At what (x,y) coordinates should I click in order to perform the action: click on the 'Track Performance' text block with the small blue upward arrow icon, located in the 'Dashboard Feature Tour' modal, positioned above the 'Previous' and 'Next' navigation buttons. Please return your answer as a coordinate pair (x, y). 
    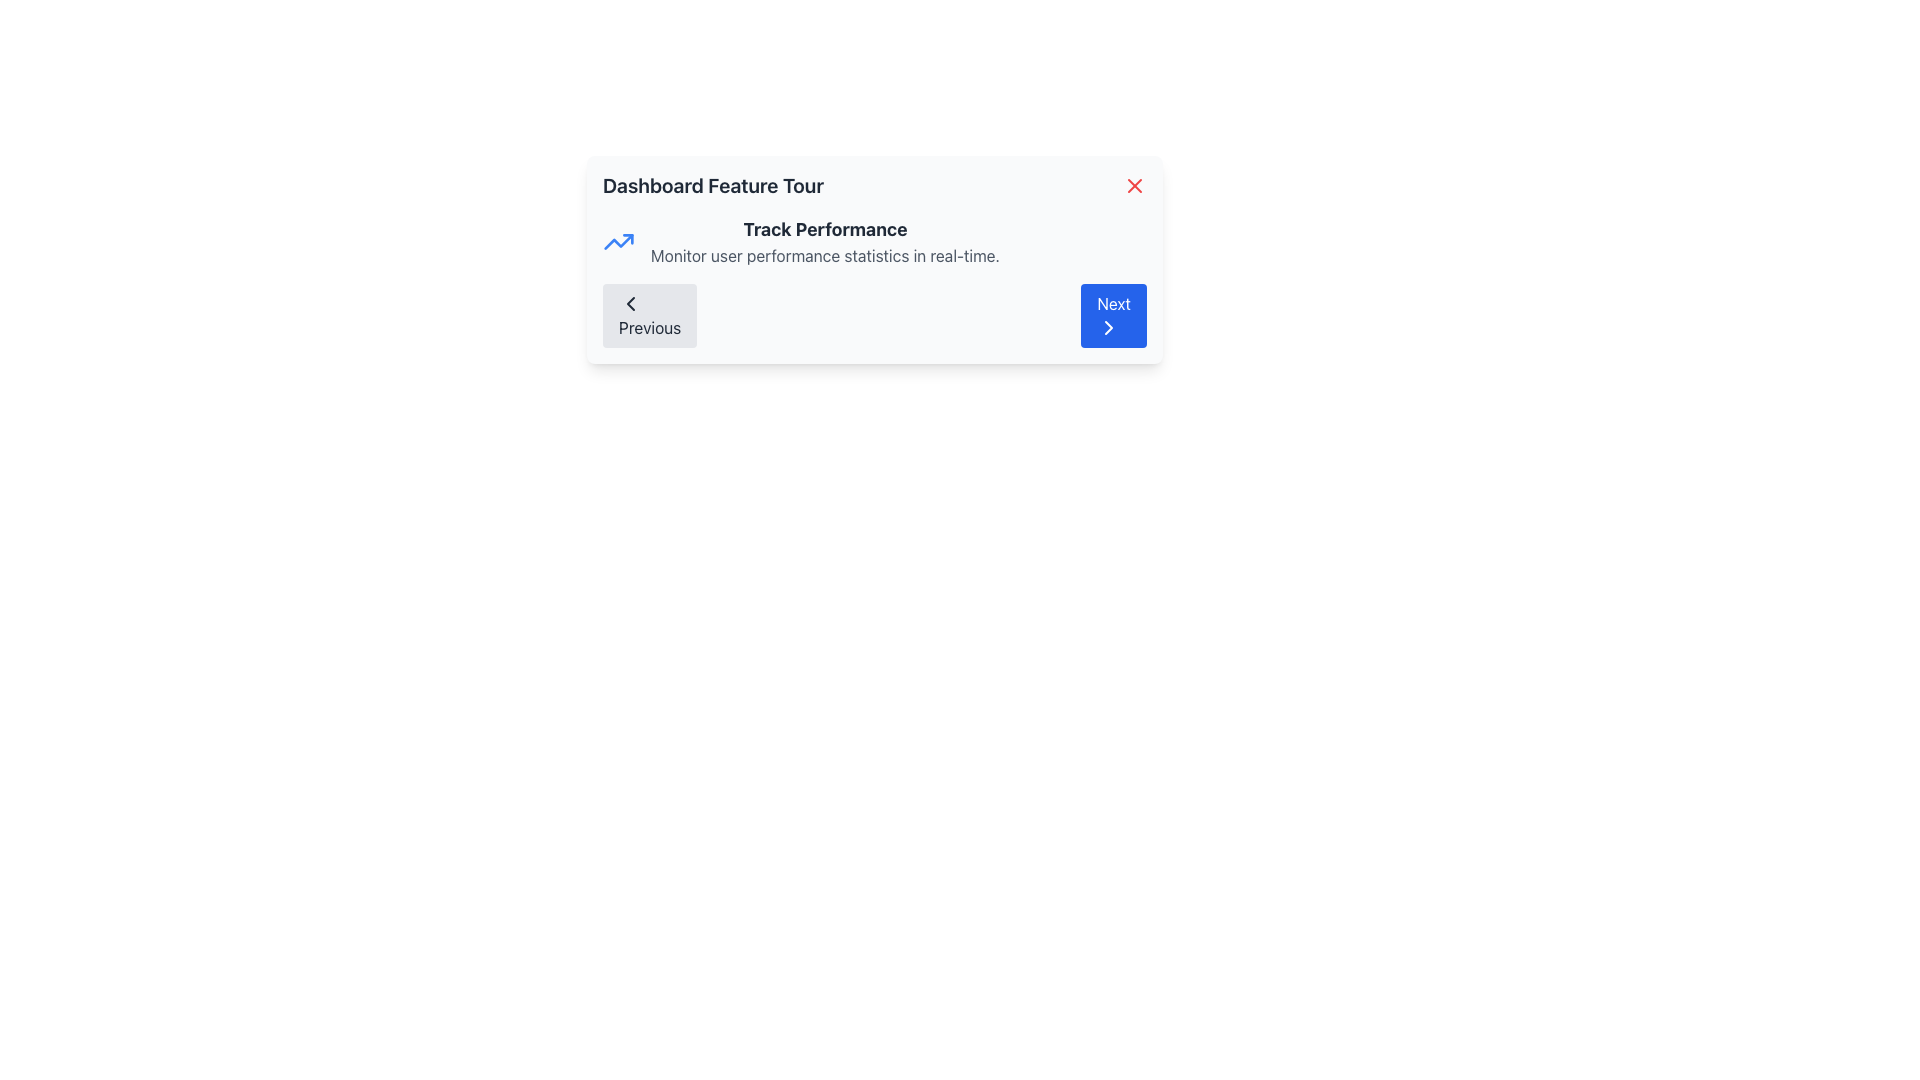
    Looking at the image, I should click on (874, 241).